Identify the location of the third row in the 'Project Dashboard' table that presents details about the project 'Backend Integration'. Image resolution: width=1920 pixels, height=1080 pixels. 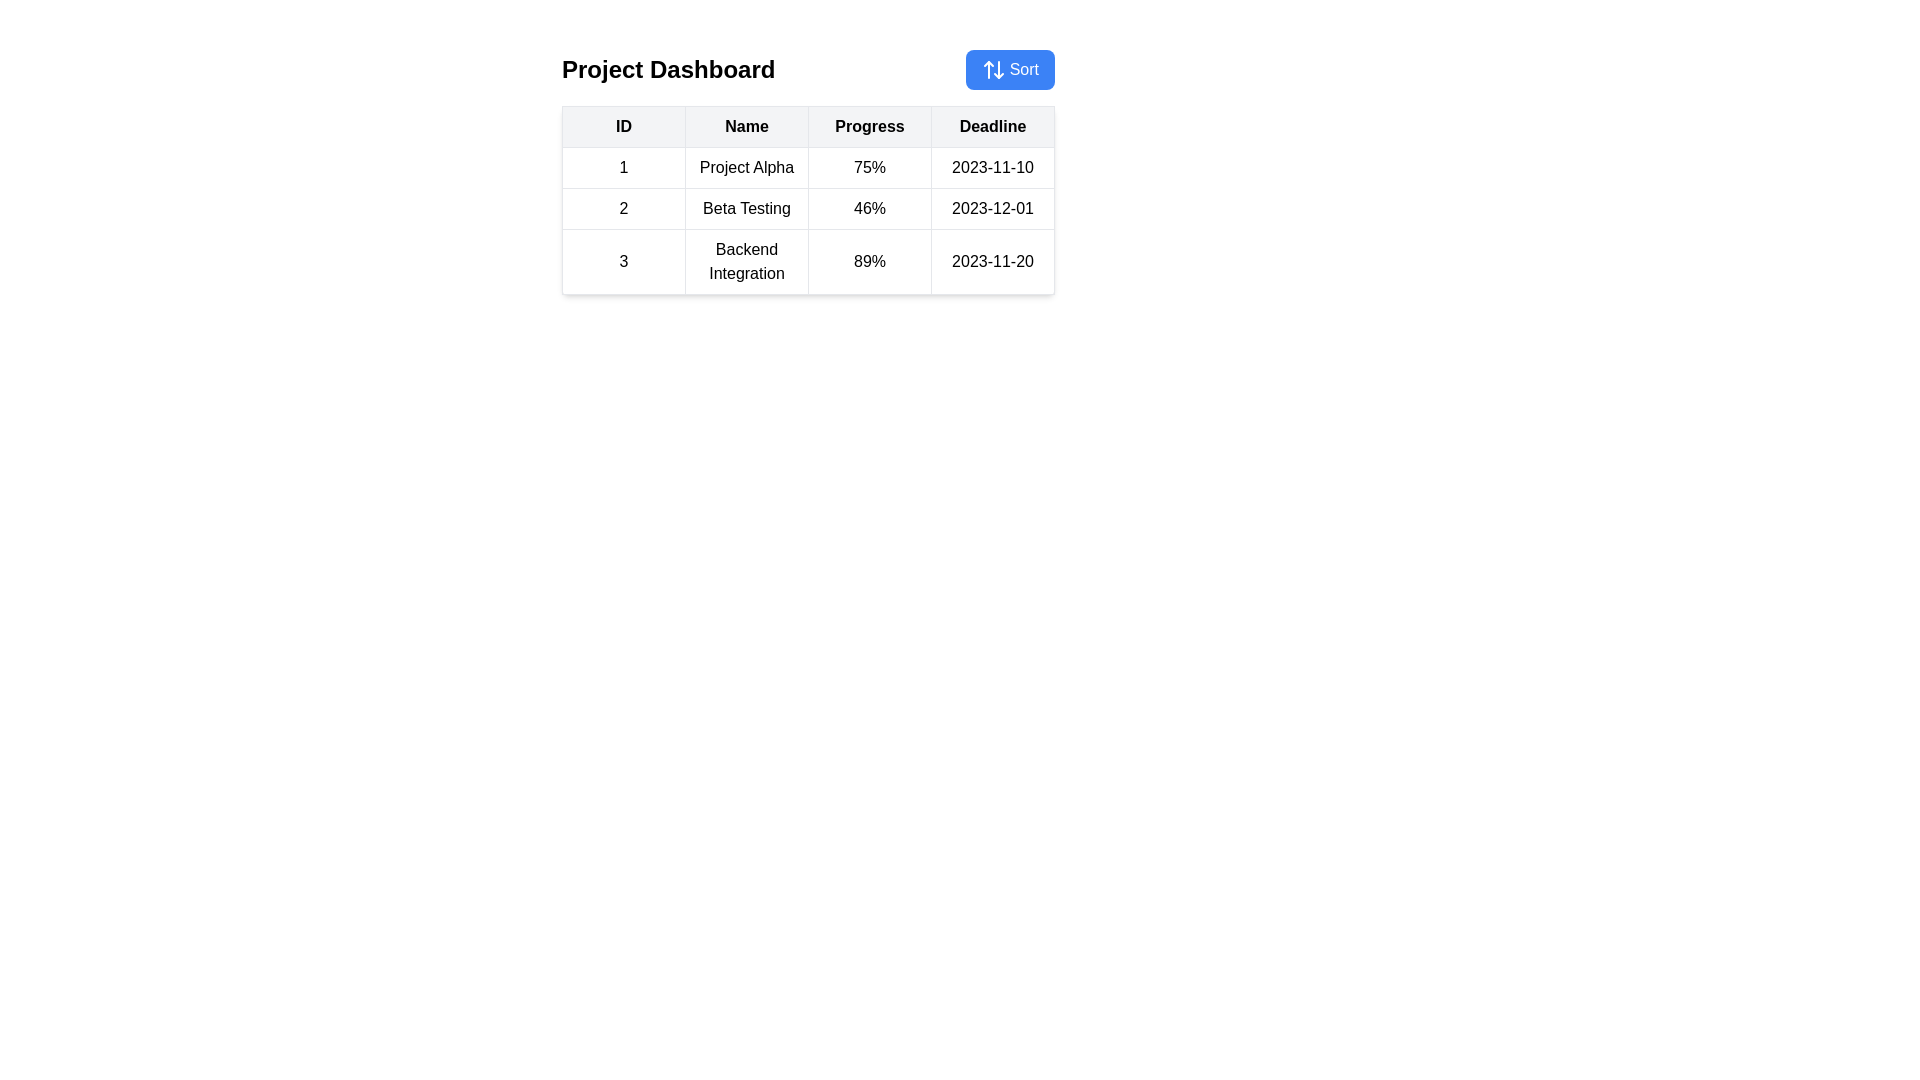
(808, 261).